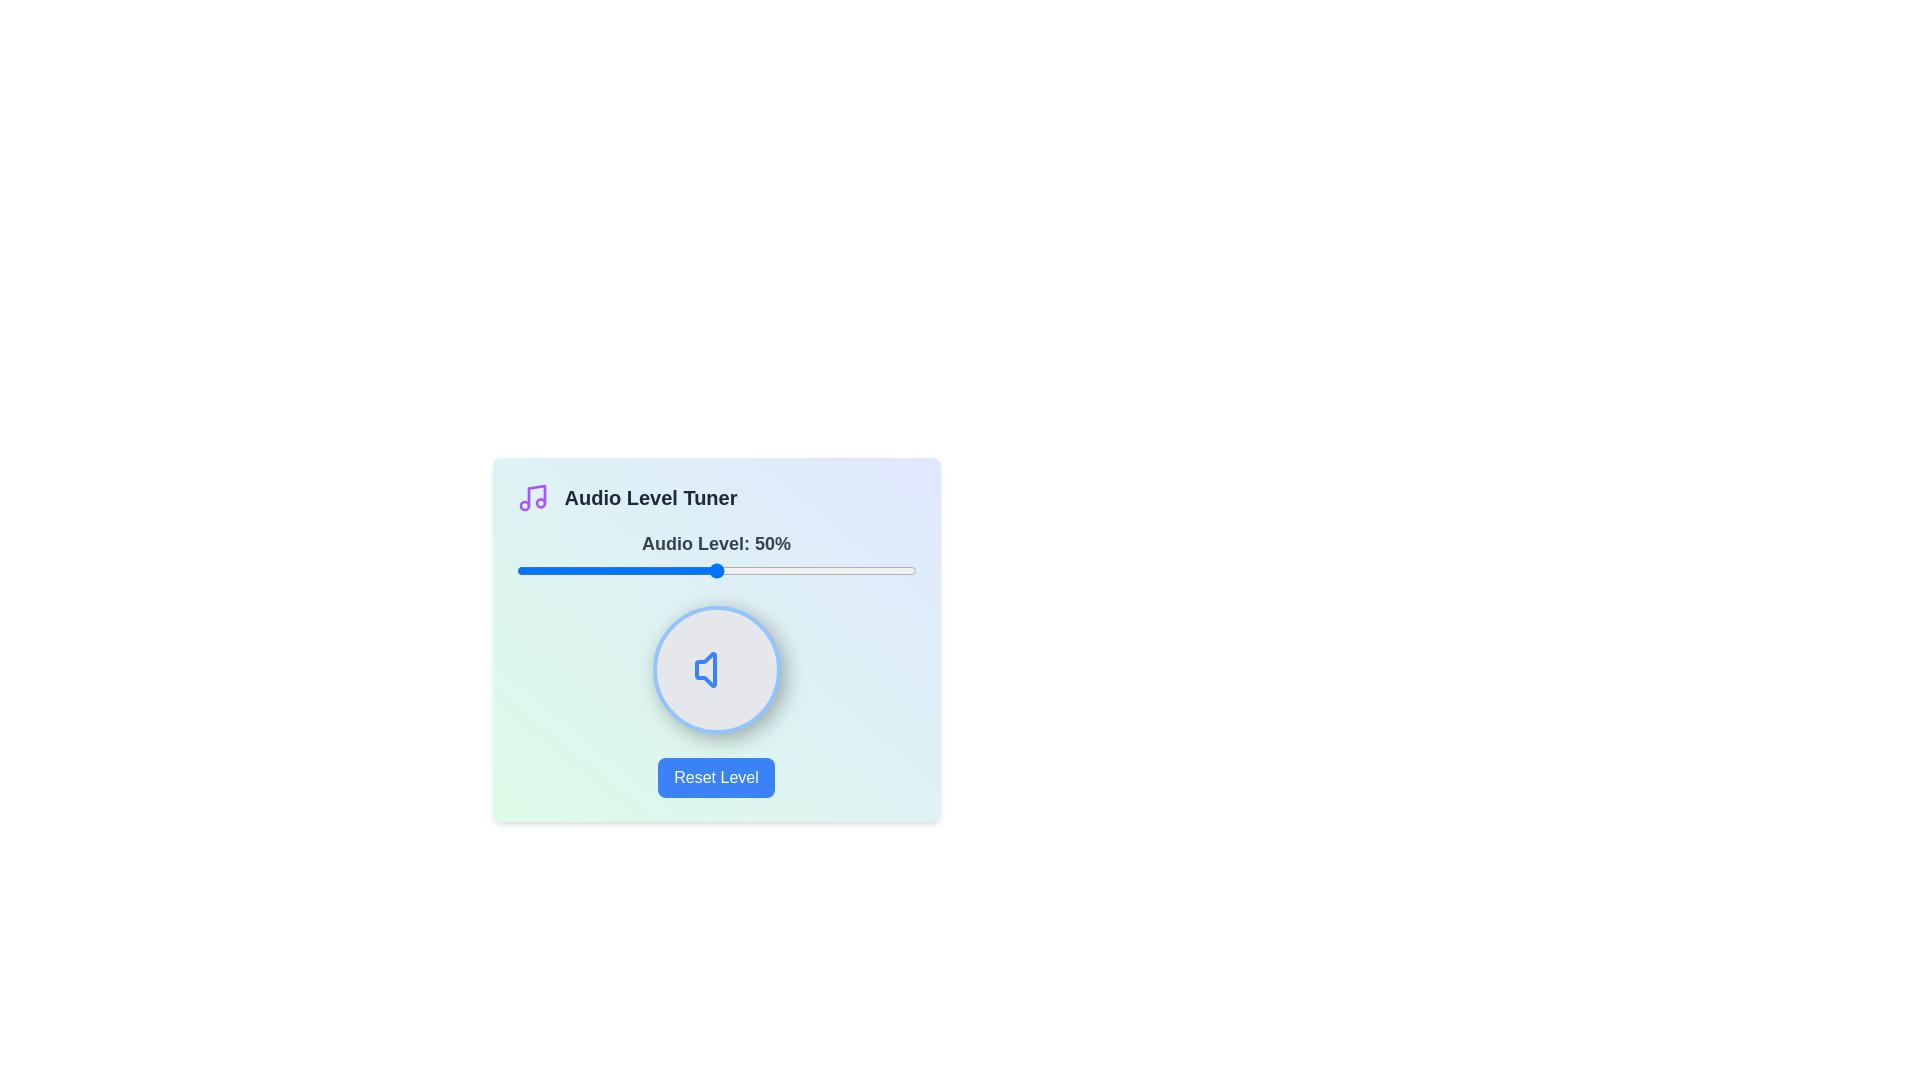 This screenshot has width=1920, height=1080. Describe the element at coordinates (791, 570) in the screenshot. I see `the audio level to 69% by dragging the slider` at that location.